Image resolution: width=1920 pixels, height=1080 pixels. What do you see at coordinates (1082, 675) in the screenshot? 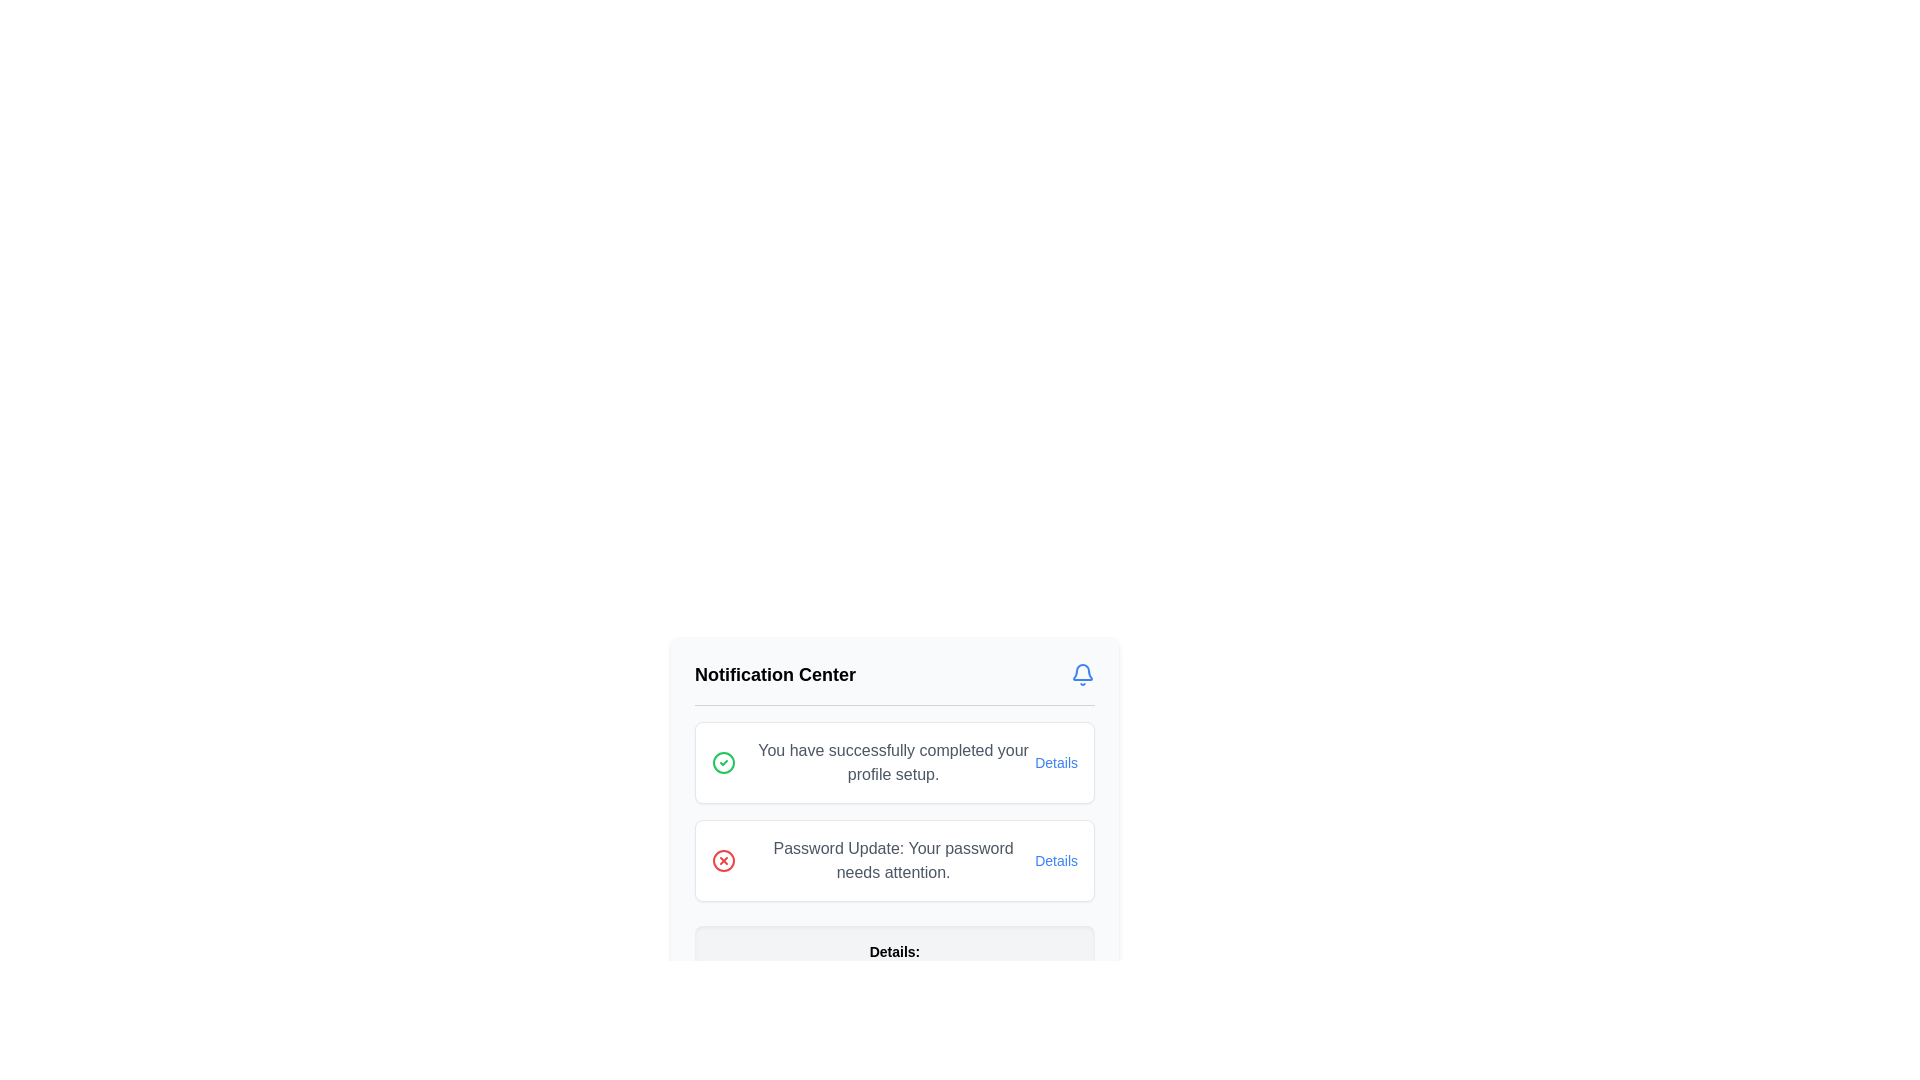
I see `the bell icon located in the top-right section of the Notification Center header` at bounding box center [1082, 675].